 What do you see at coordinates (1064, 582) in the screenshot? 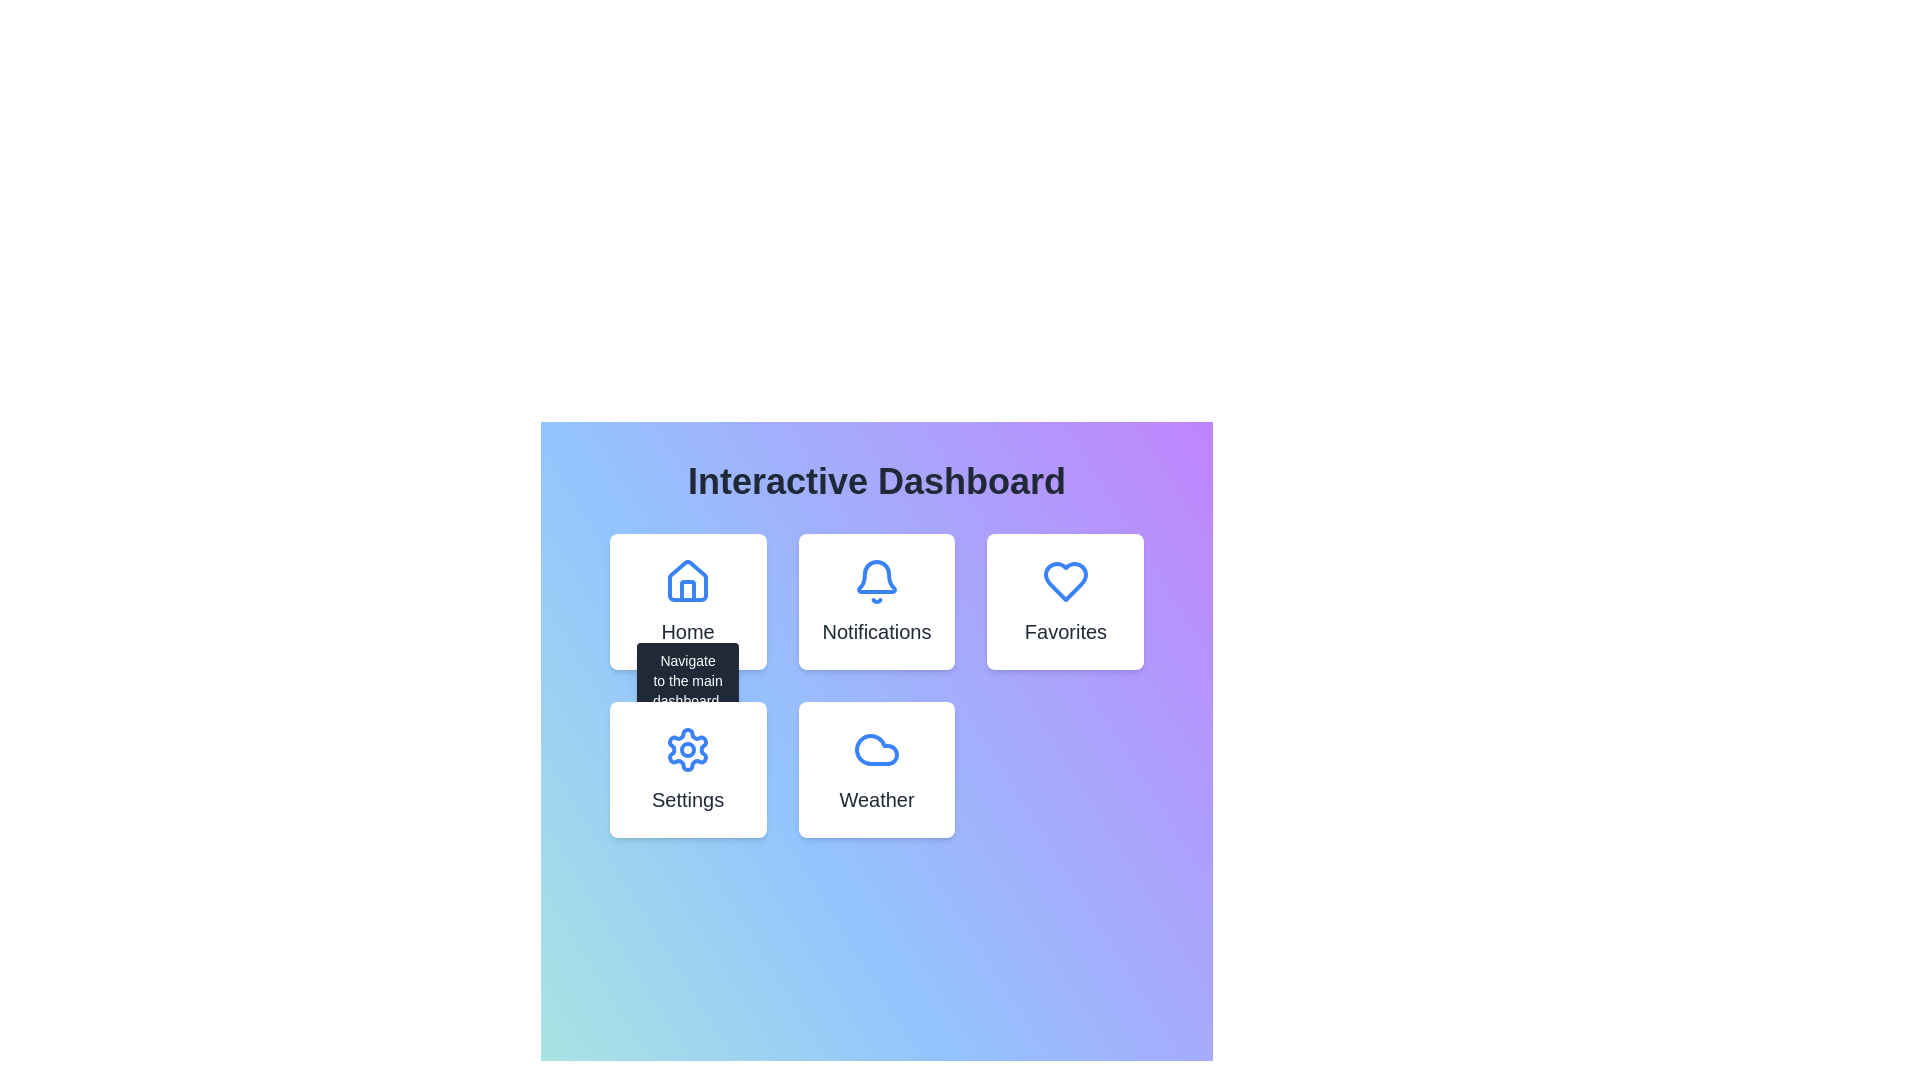
I see `the 'Favorites' icon located at the center of the 'Favorites' section in the top-right corner of the layout grid` at bounding box center [1064, 582].